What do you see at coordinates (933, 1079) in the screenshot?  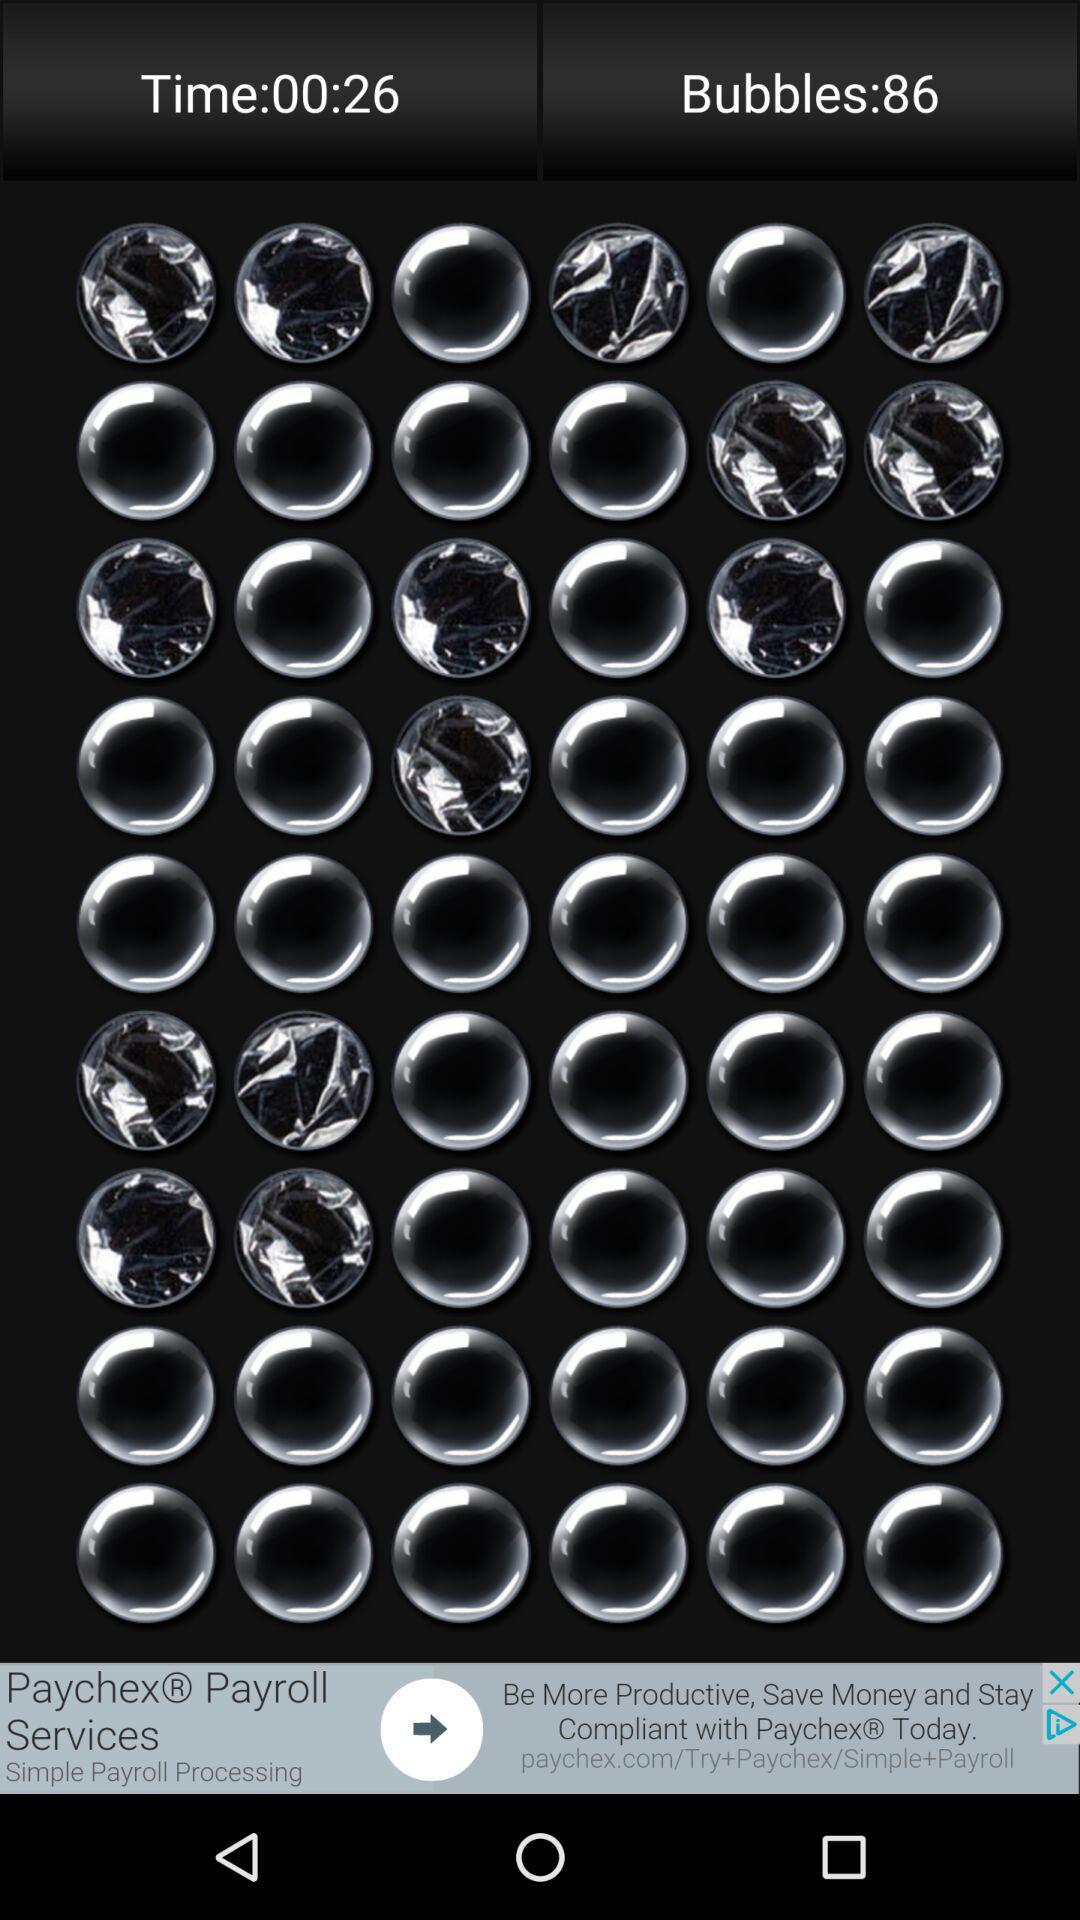 I see `bubble button` at bounding box center [933, 1079].